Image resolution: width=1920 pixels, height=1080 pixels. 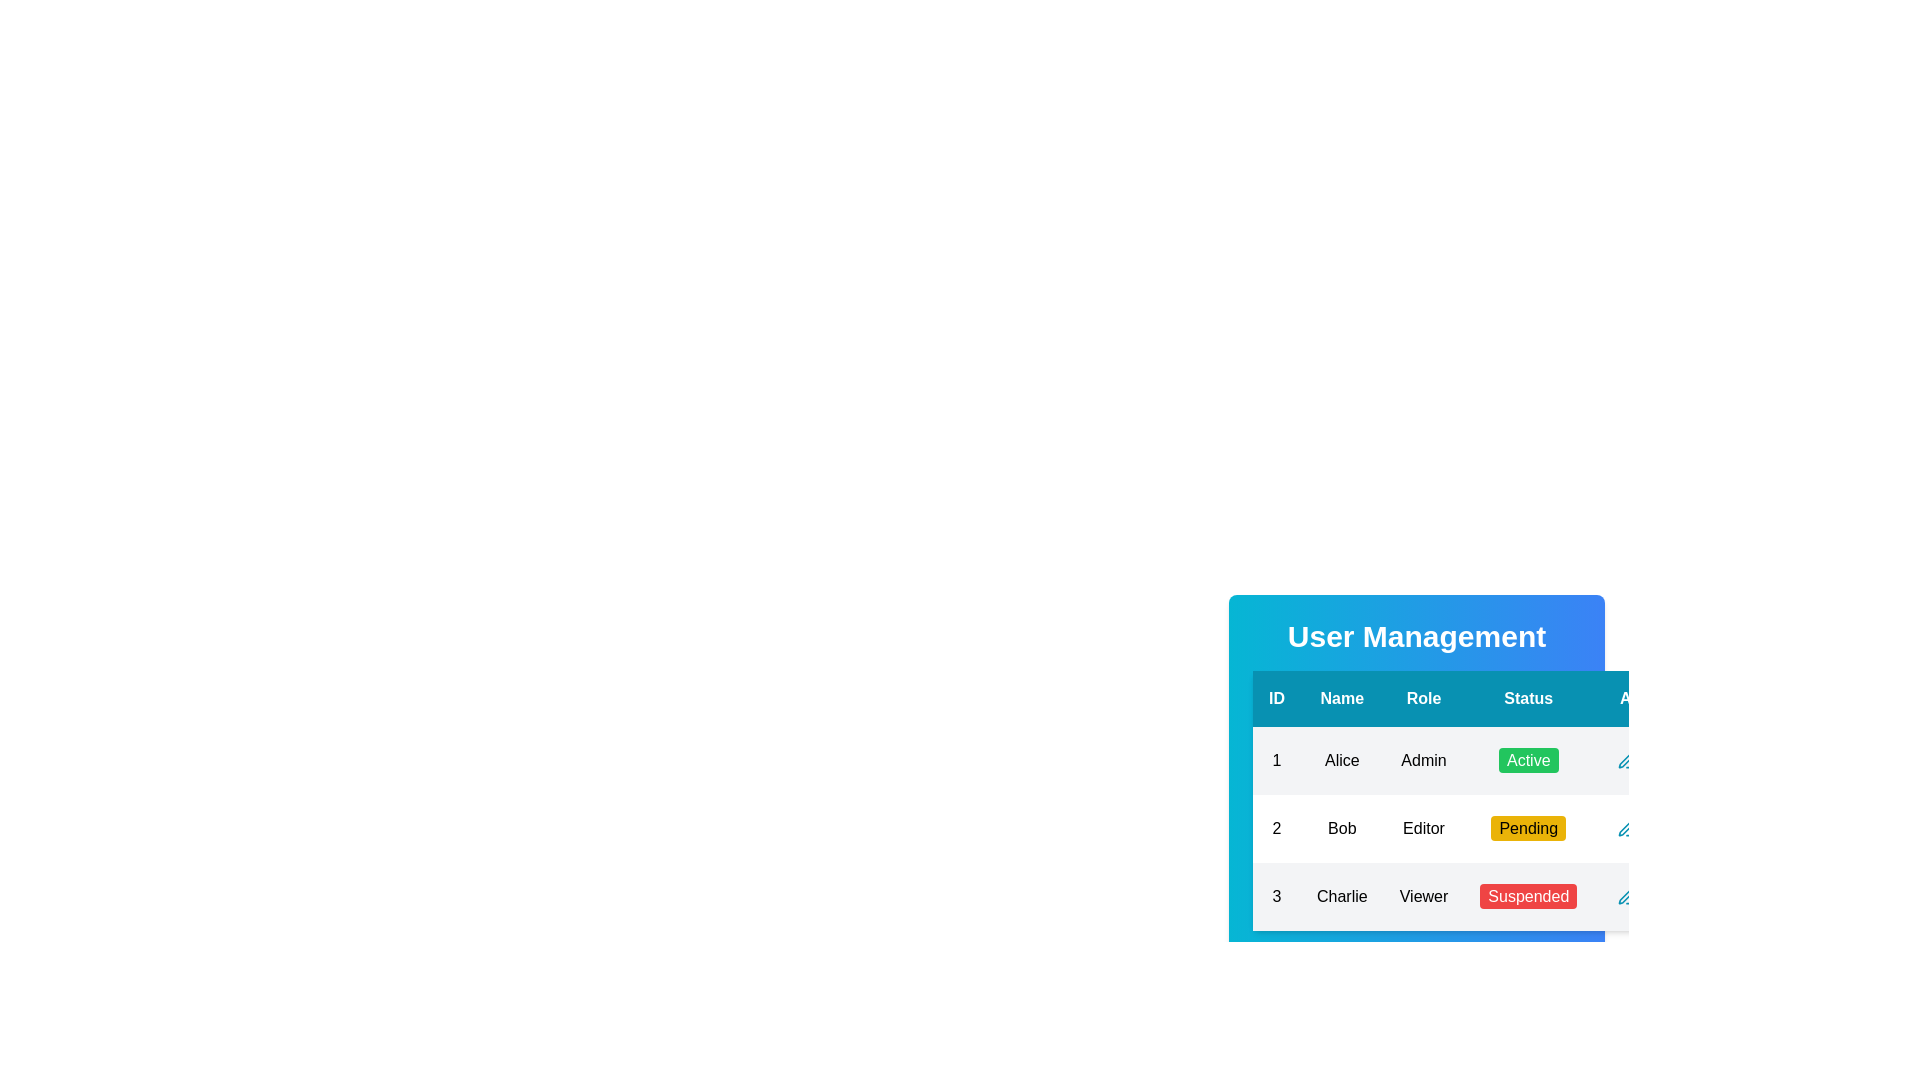 I want to click on the 'Active' status indicator in the 'Status' column of the table for 'Alice - Admin', so click(x=1527, y=760).